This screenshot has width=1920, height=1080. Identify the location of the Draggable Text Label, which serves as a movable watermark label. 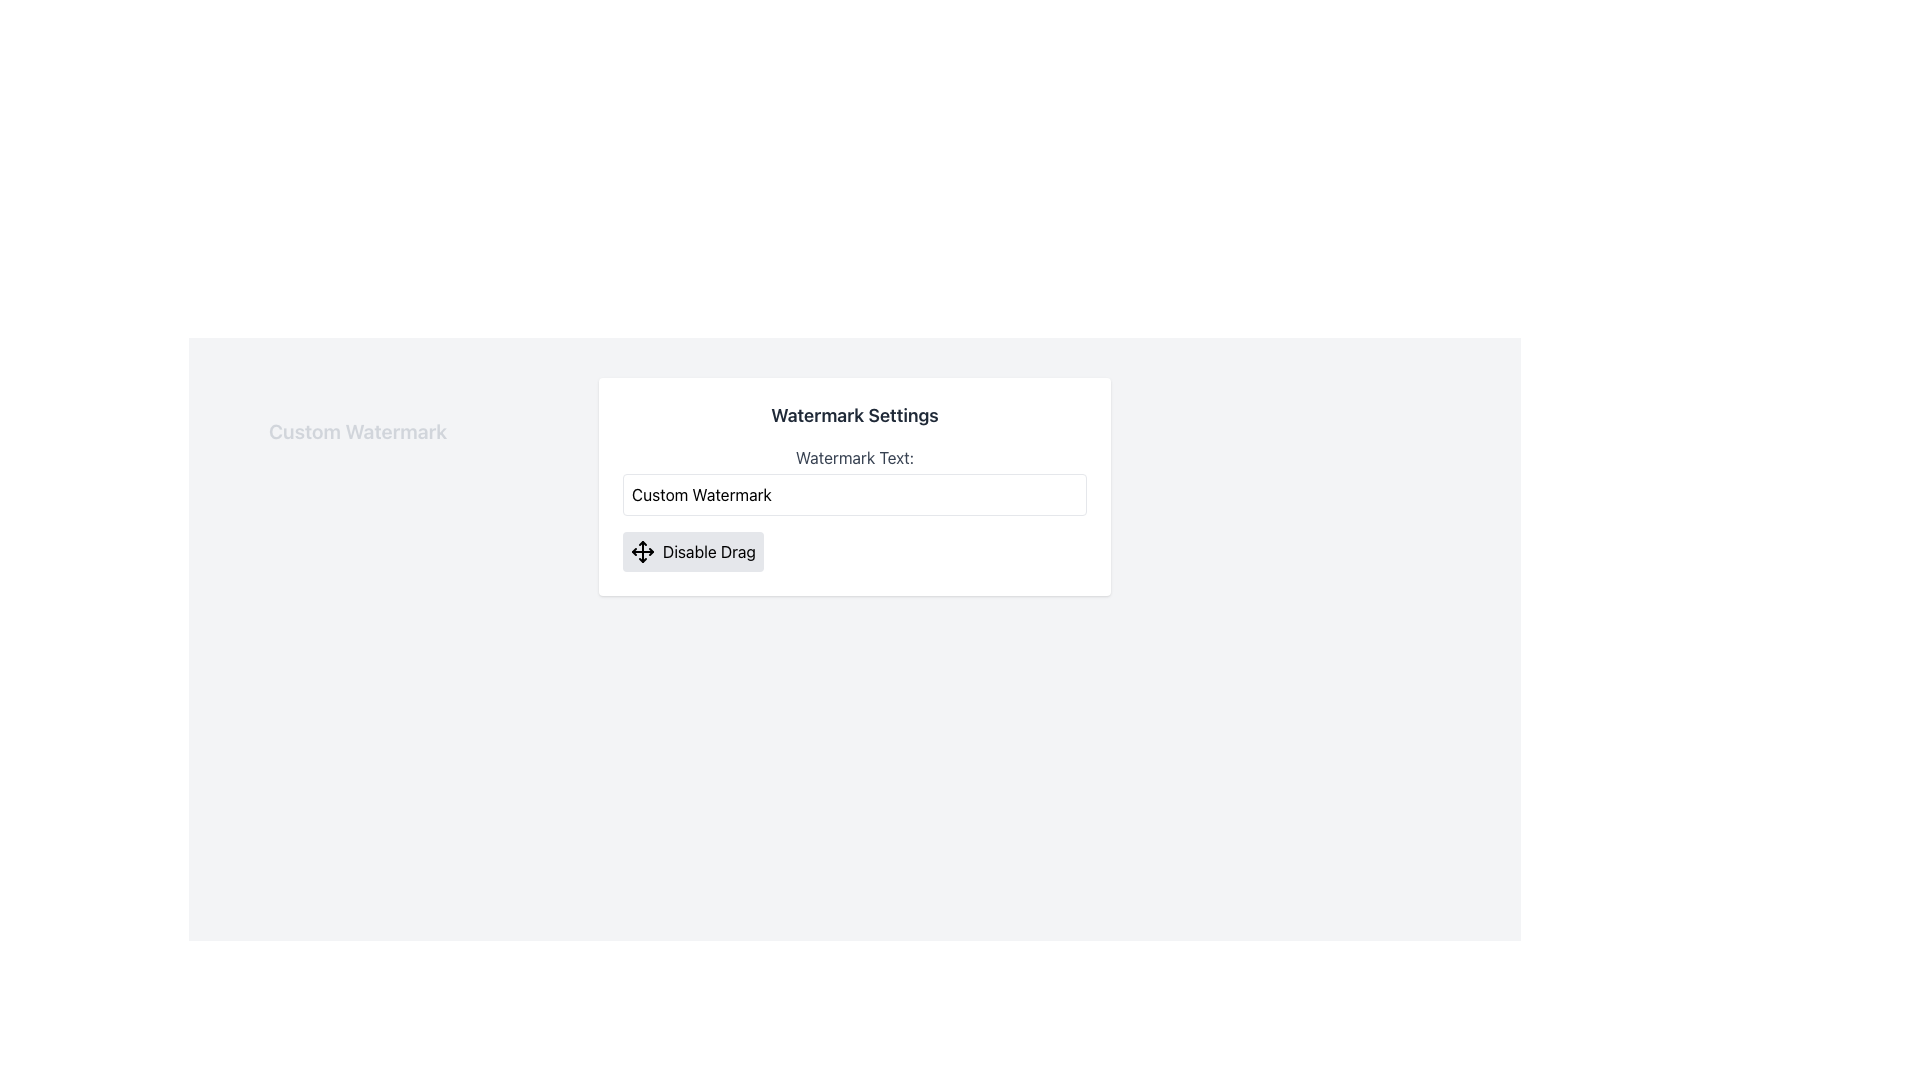
(358, 431).